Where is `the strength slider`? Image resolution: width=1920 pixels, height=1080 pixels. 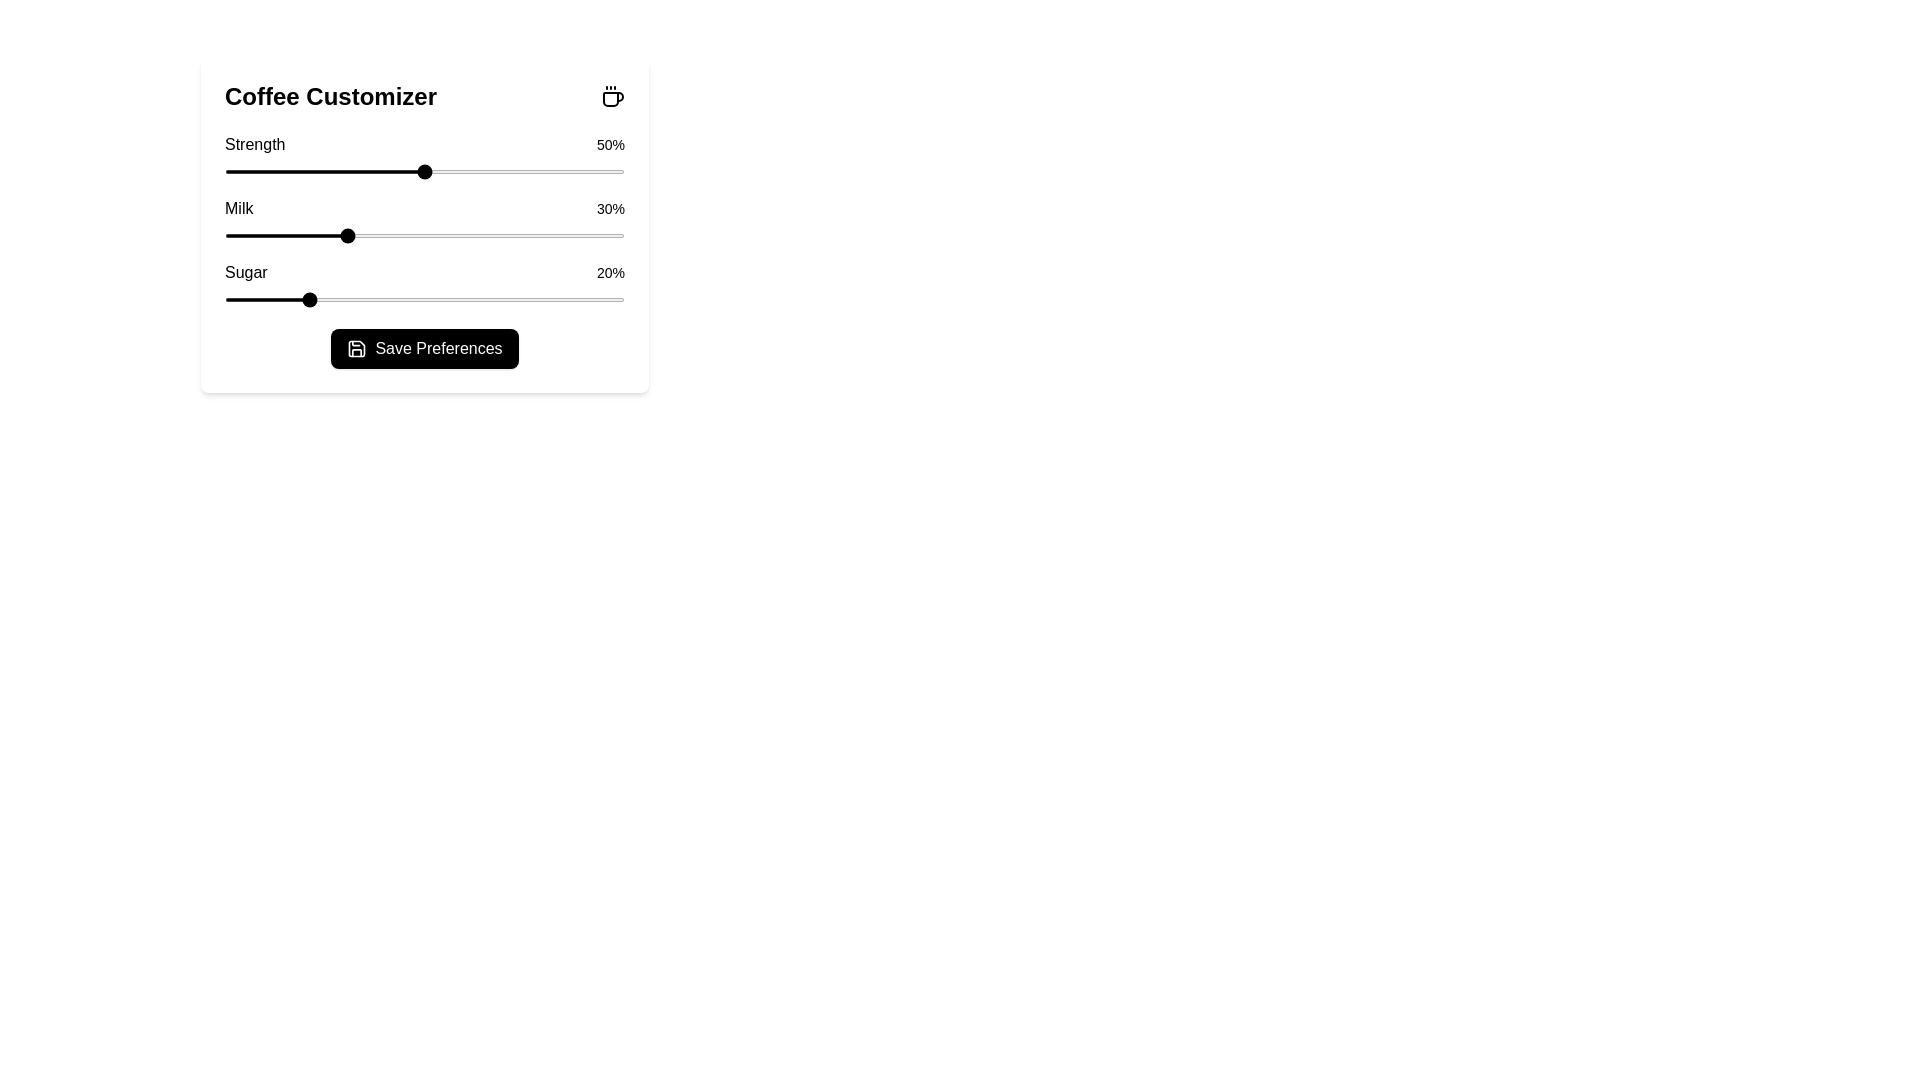 the strength slider is located at coordinates (393, 171).